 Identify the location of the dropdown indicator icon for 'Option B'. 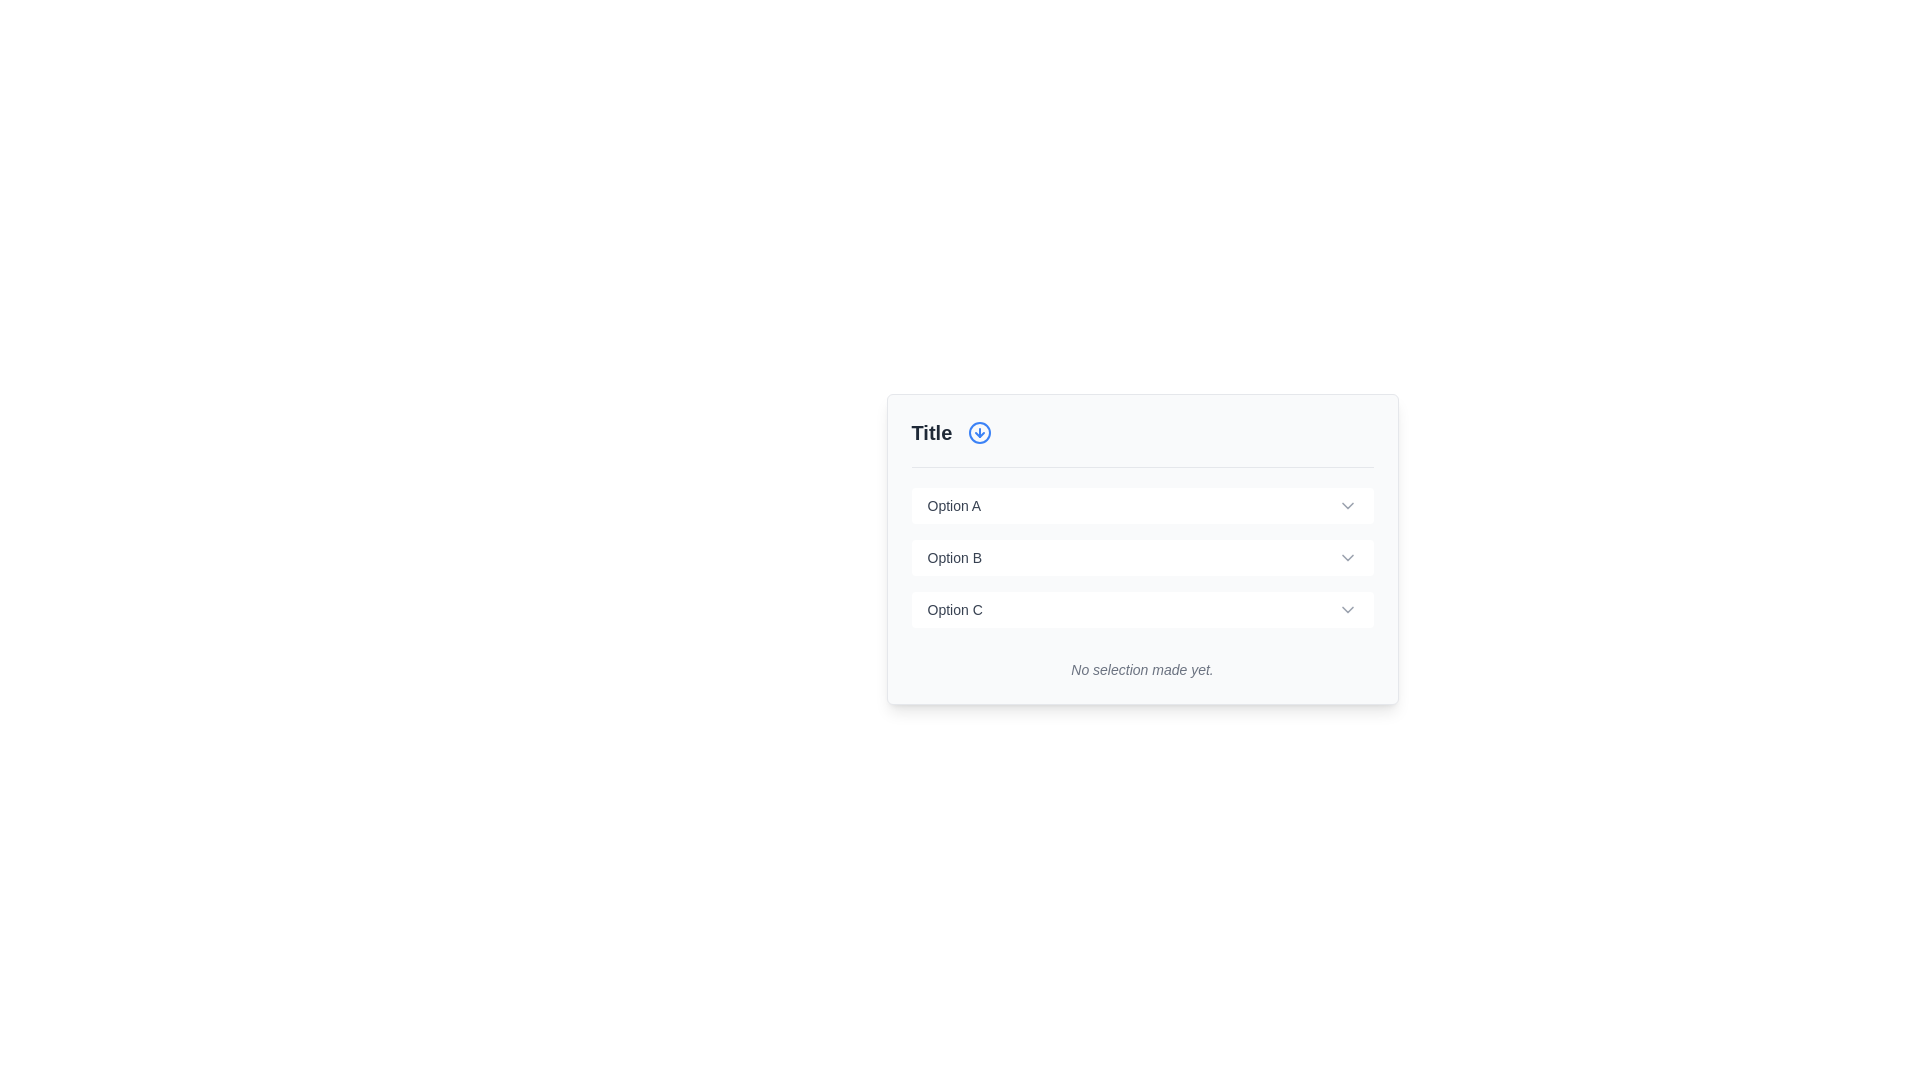
(1347, 558).